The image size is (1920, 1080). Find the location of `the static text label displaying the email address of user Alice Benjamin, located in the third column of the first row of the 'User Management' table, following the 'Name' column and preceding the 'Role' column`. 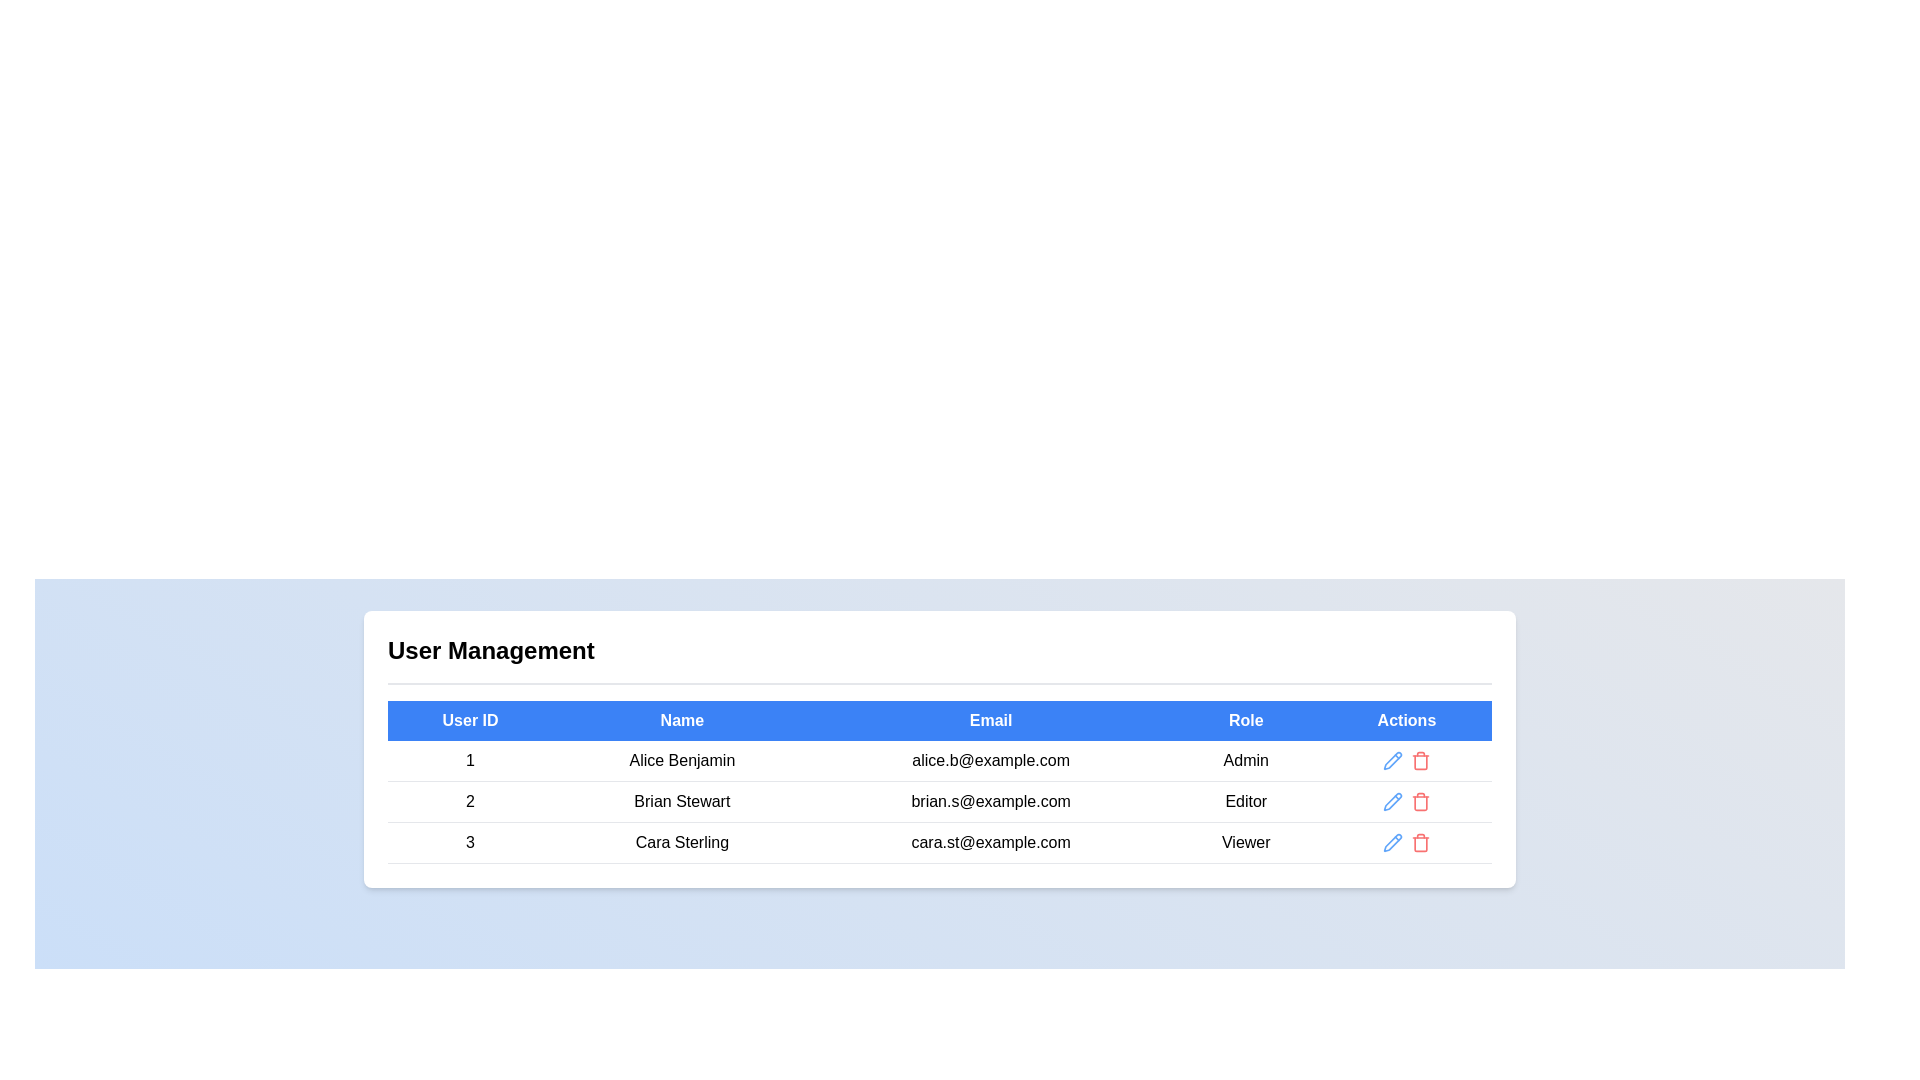

the static text label displaying the email address of user Alice Benjamin, located in the third column of the first row of the 'User Management' table, following the 'Name' column and preceding the 'Role' column is located at coordinates (991, 761).